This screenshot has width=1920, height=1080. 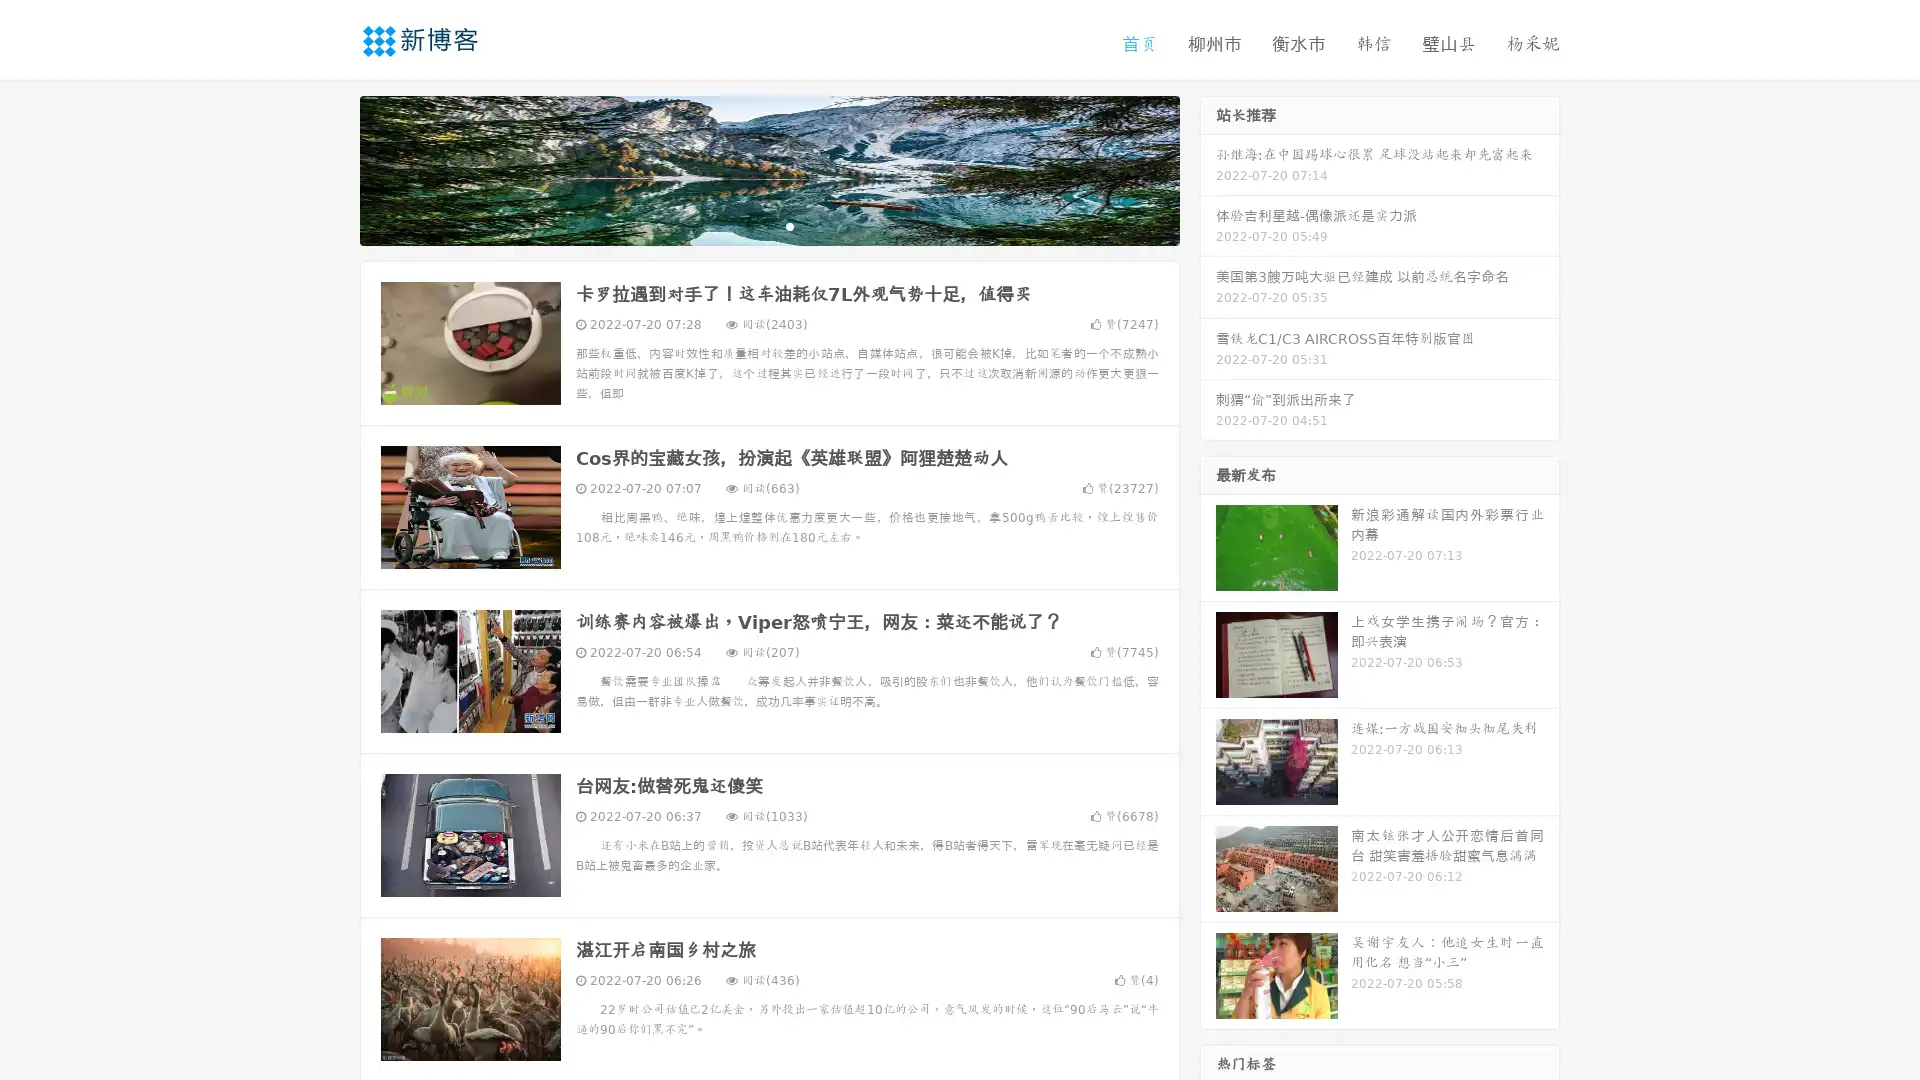 What do you see at coordinates (1208, 168) in the screenshot?
I see `Next slide` at bounding box center [1208, 168].